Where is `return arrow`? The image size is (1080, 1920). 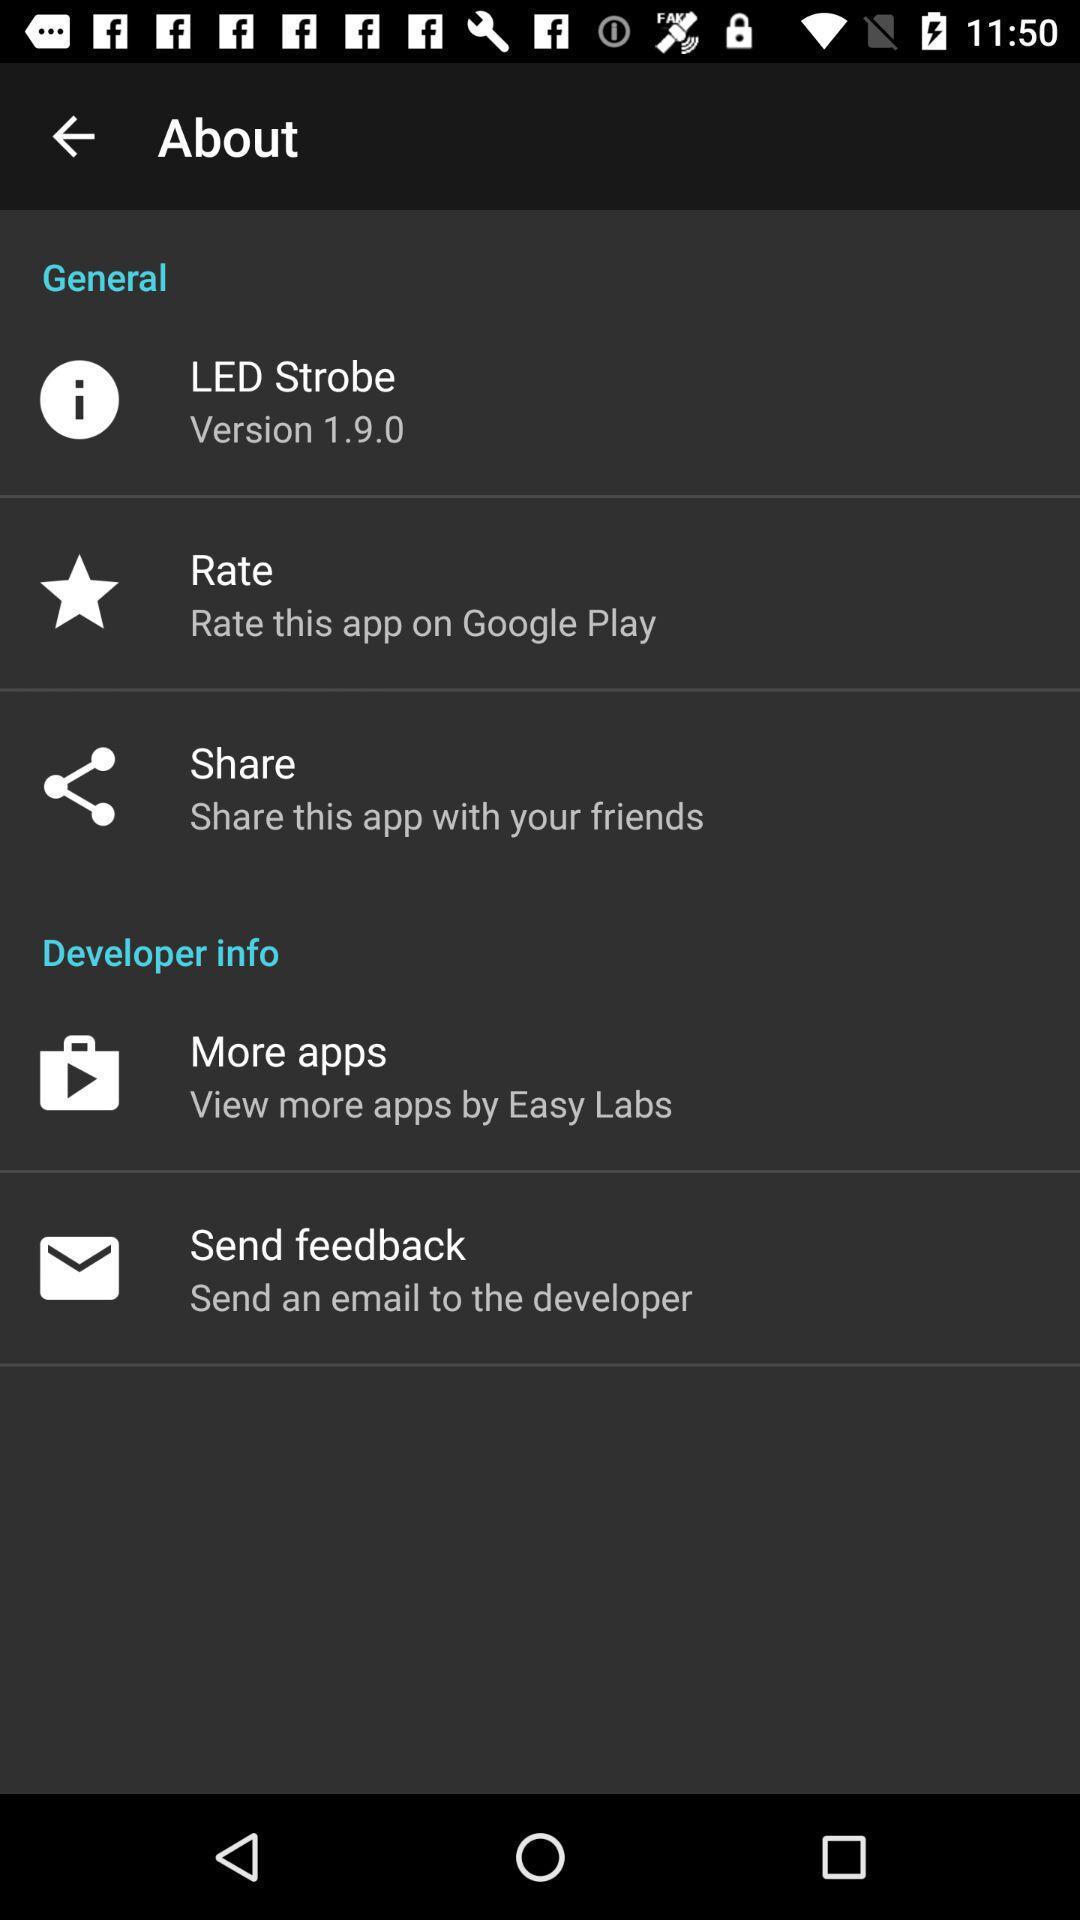
return arrow is located at coordinates (72, 135).